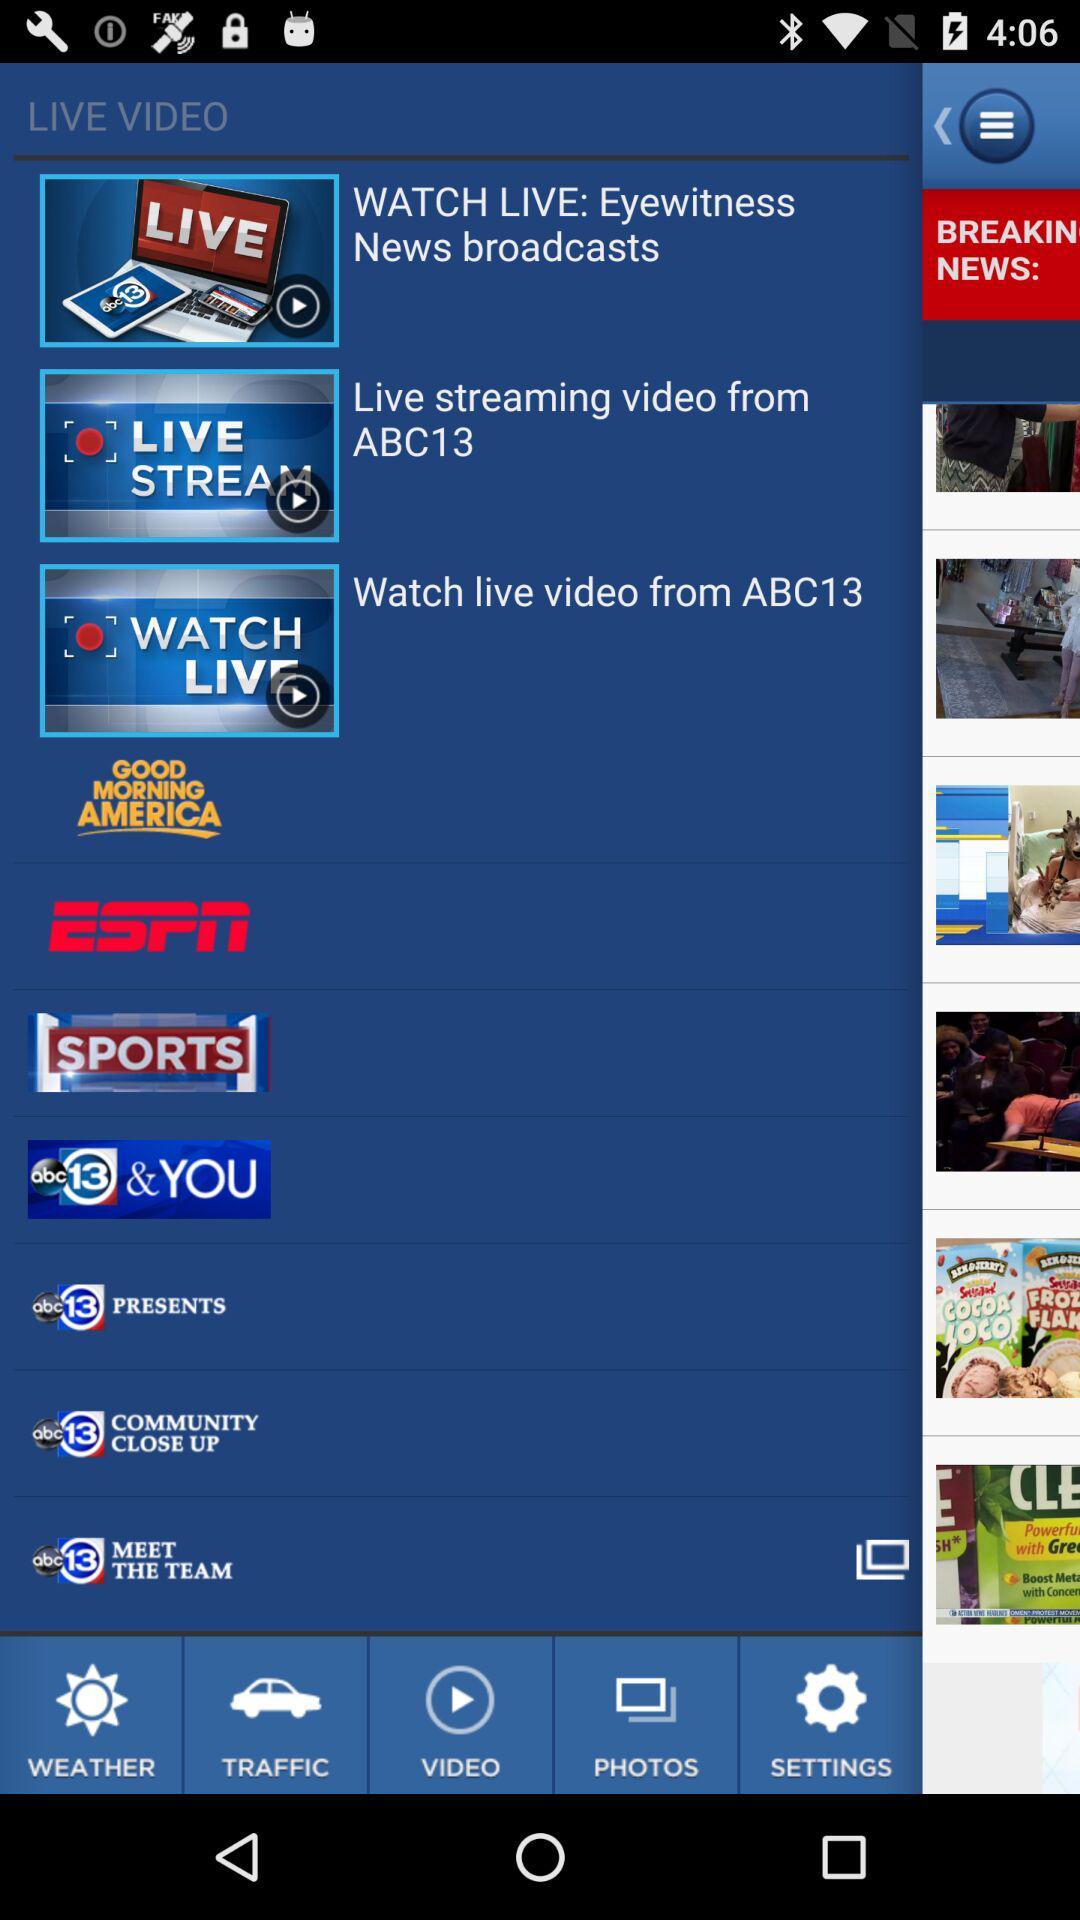  I want to click on no, so click(460, 1714).